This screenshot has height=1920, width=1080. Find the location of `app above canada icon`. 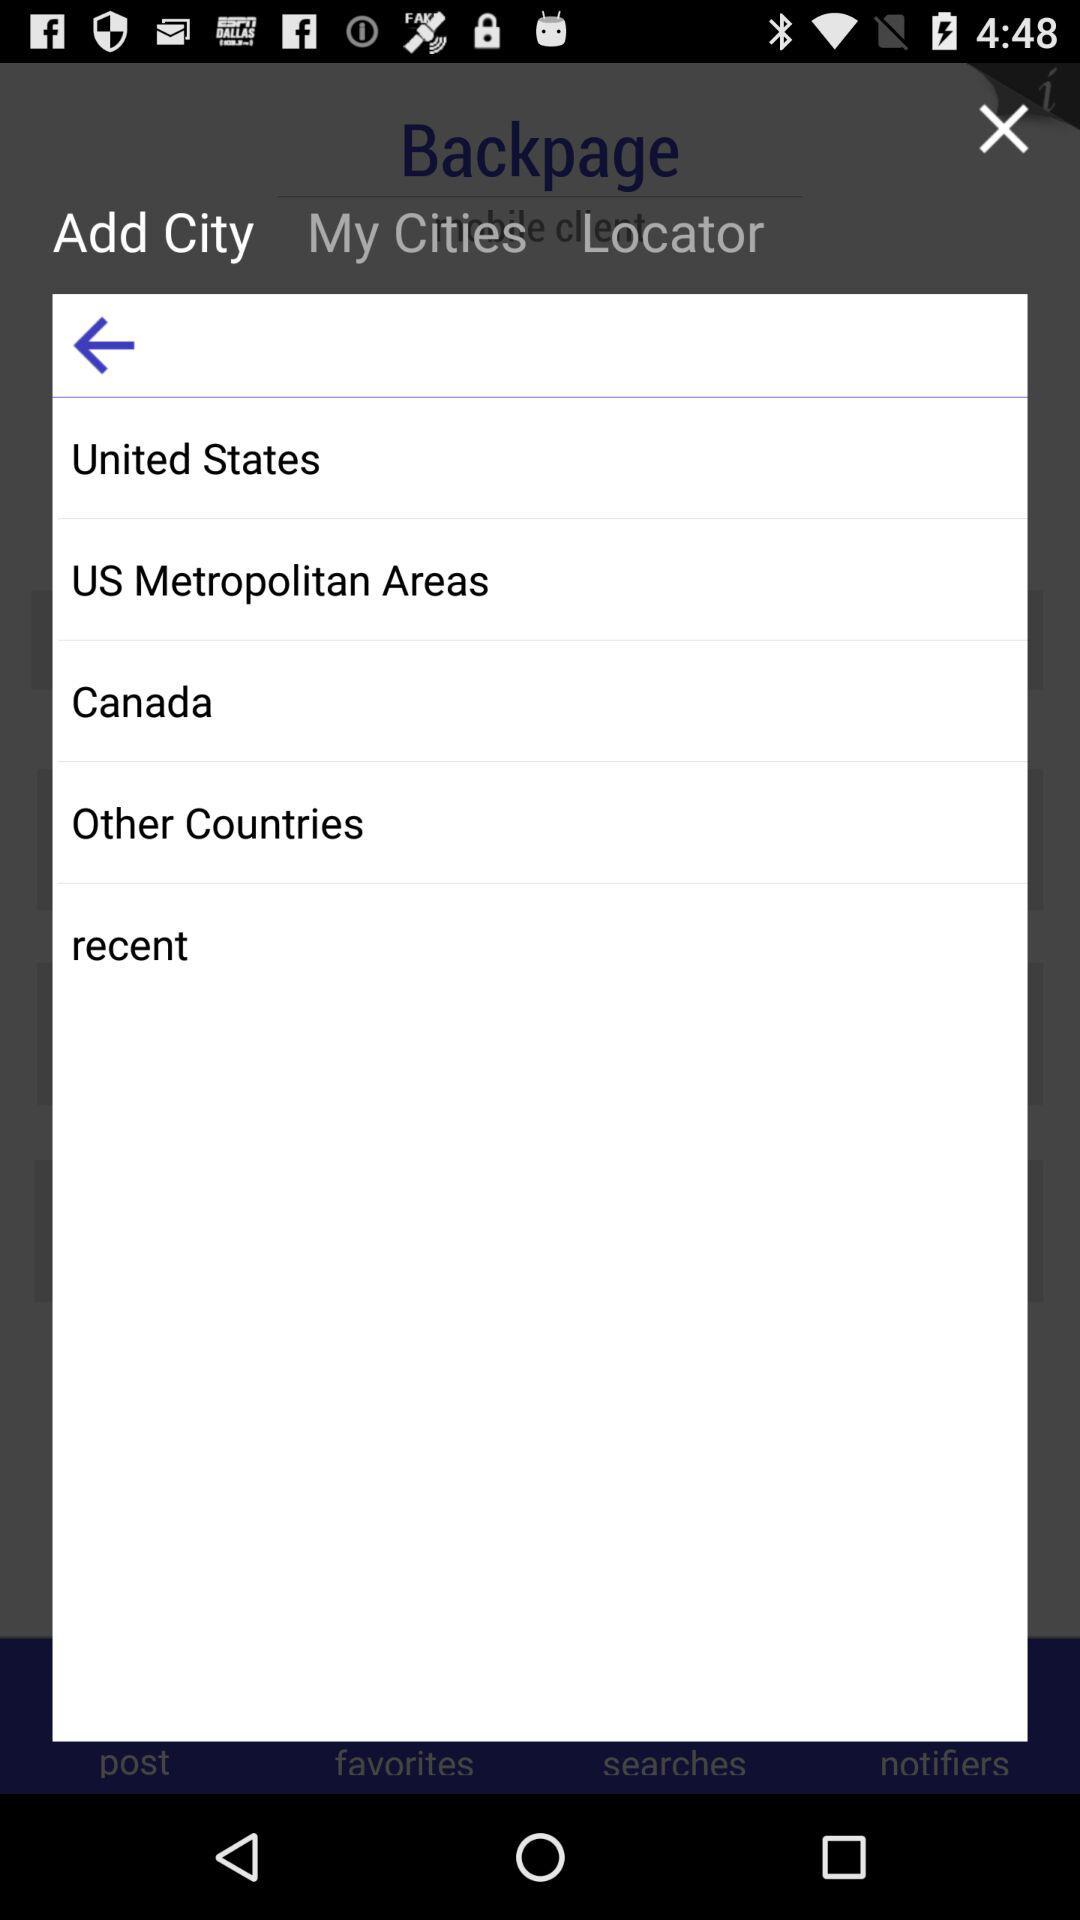

app above canada icon is located at coordinates (542, 578).